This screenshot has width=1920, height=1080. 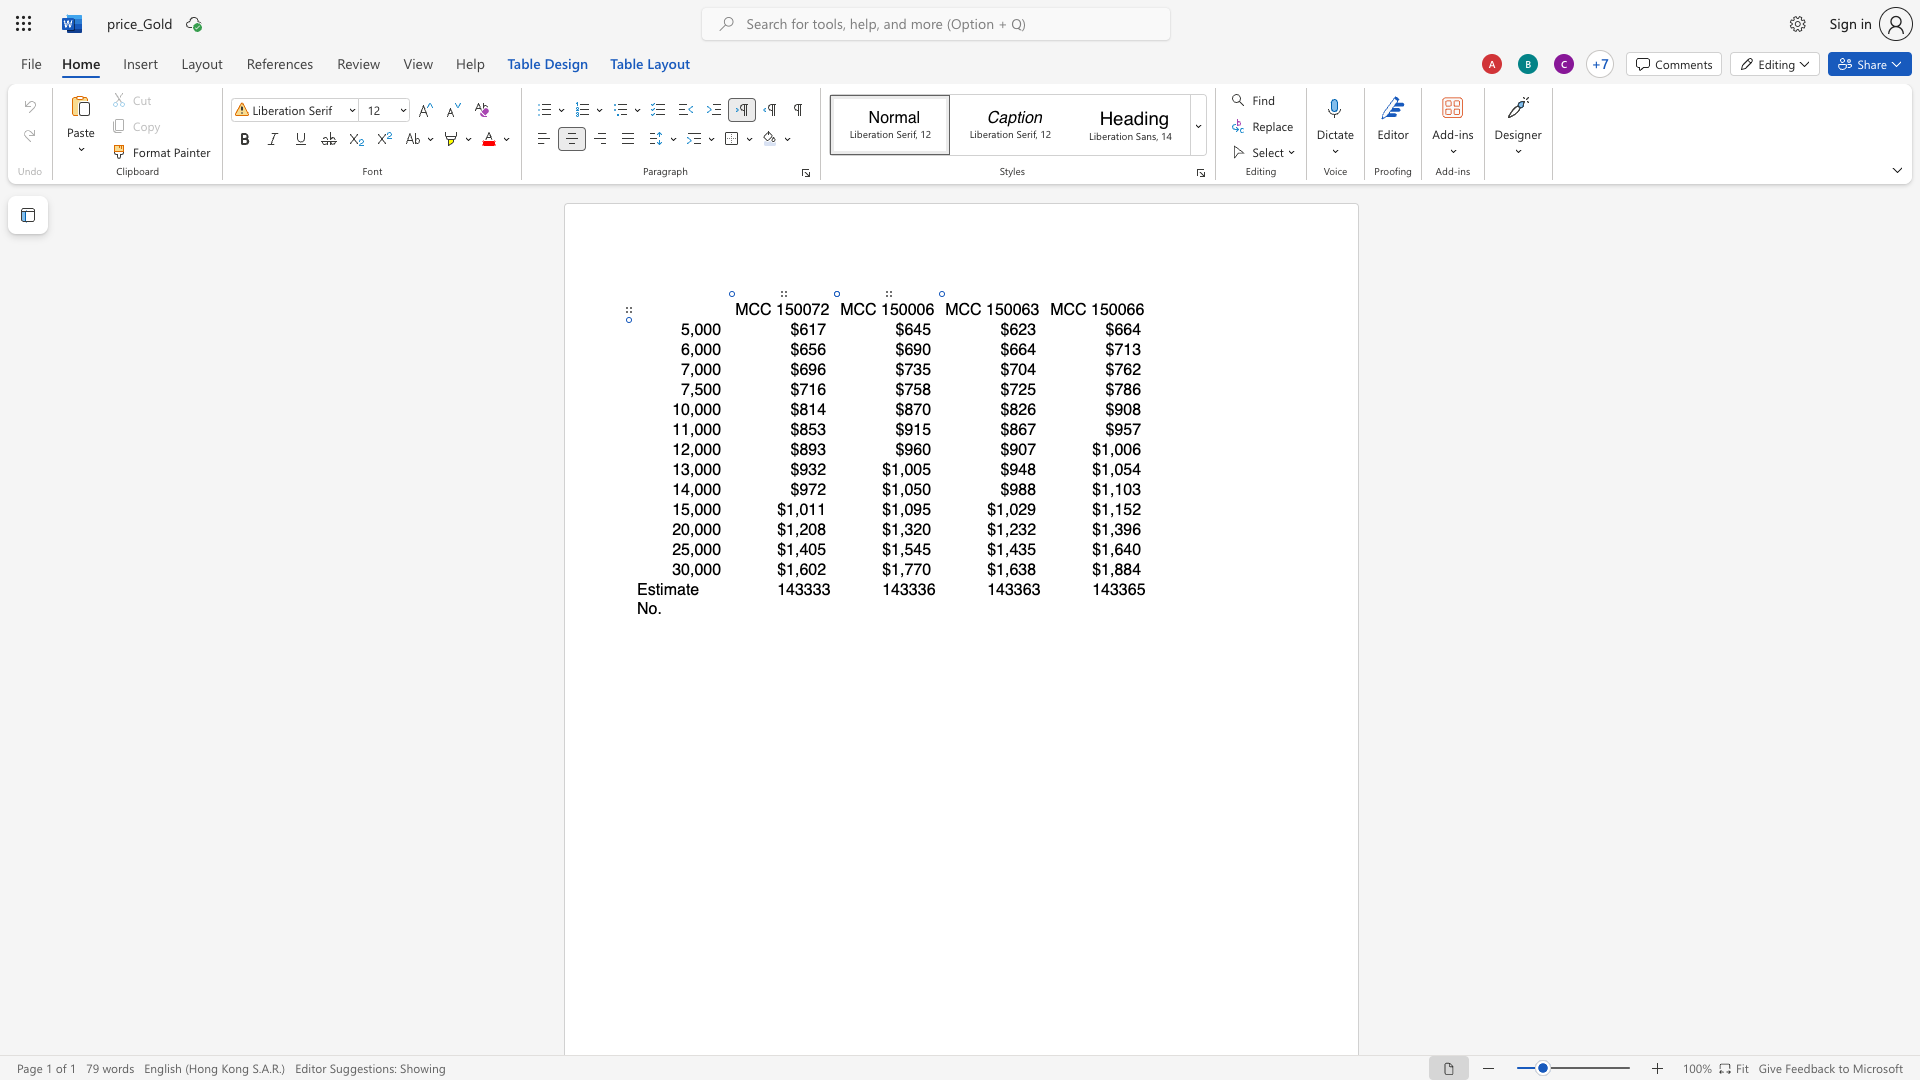 What do you see at coordinates (1135, 309) in the screenshot?
I see `the space between the continuous character "6" and "6" in the text` at bounding box center [1135, 309].